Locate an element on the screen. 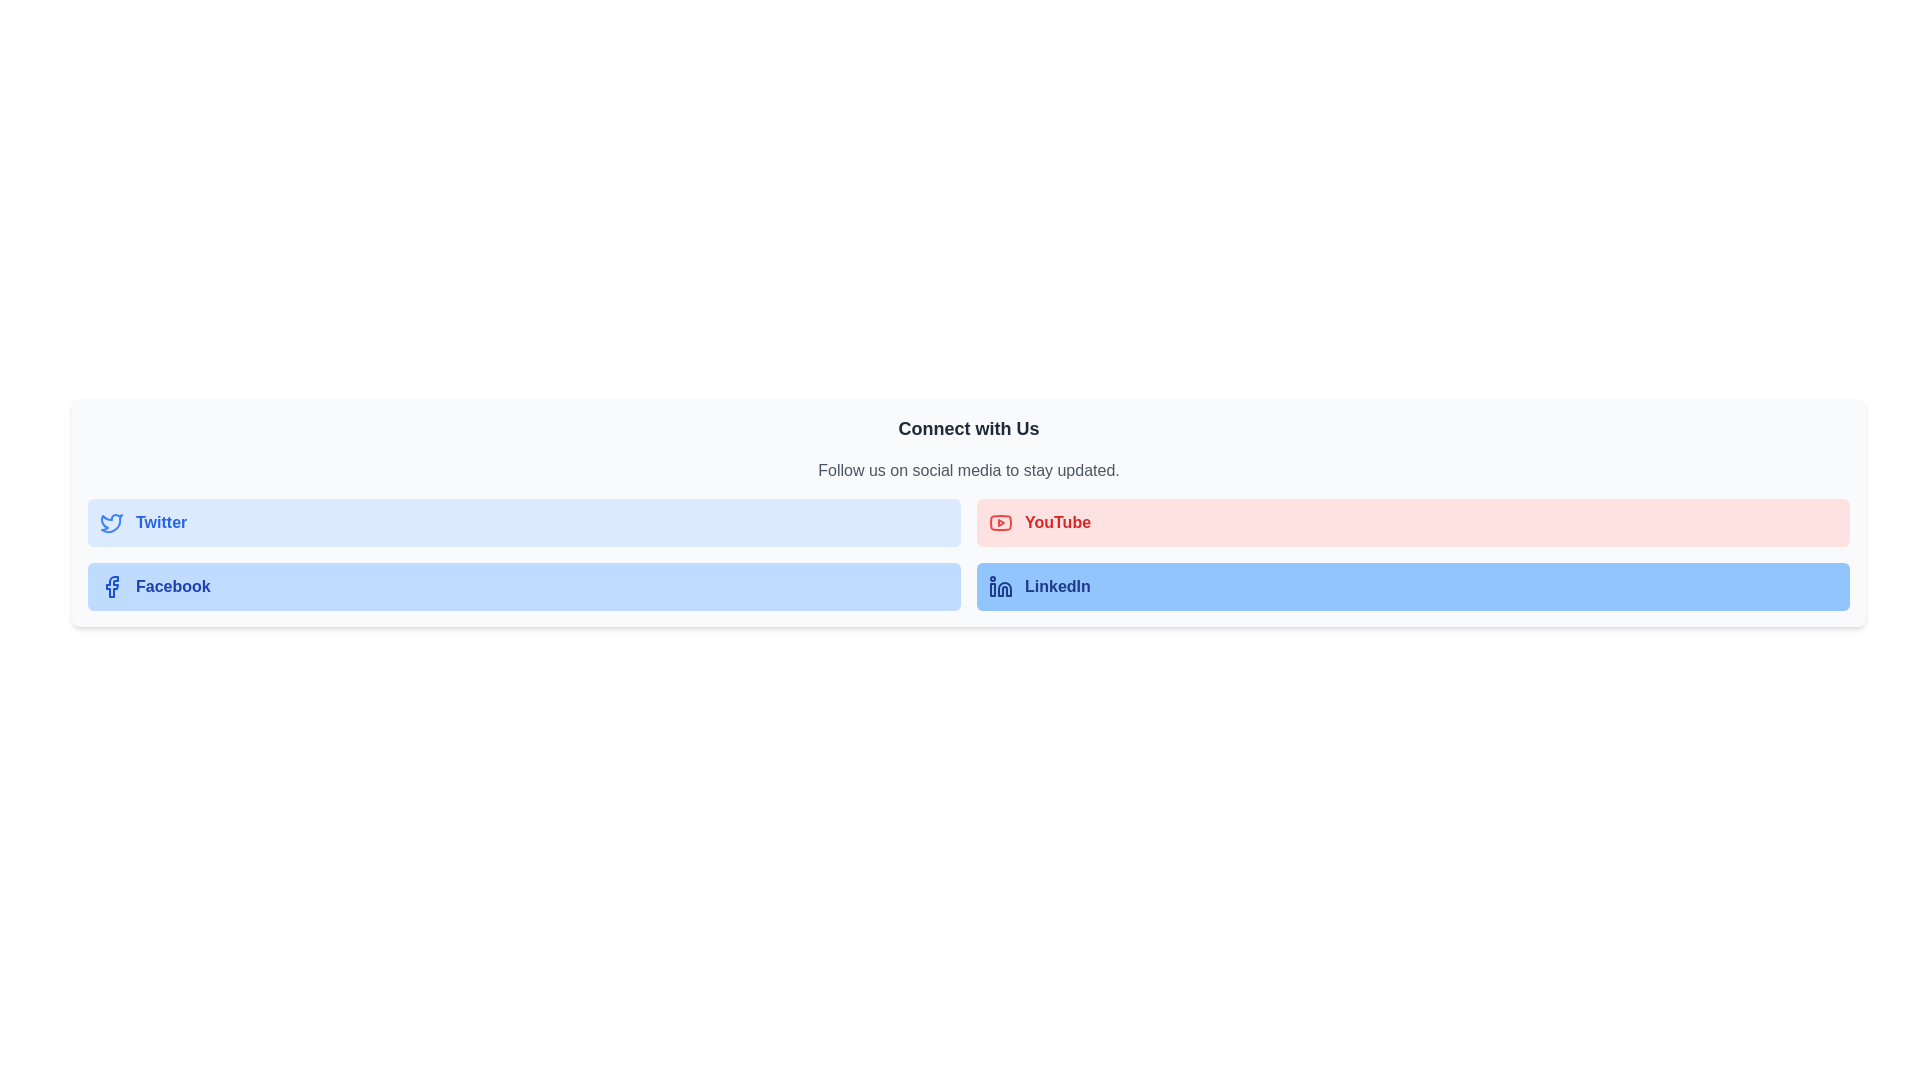 Image resolution: width=1920 pixels, height=1080 pixels. the outer curved rectangle shape of the YouTube icon in the 'Connect with Us' section to trigger visual feedback is located at coordinates (1001, 522).